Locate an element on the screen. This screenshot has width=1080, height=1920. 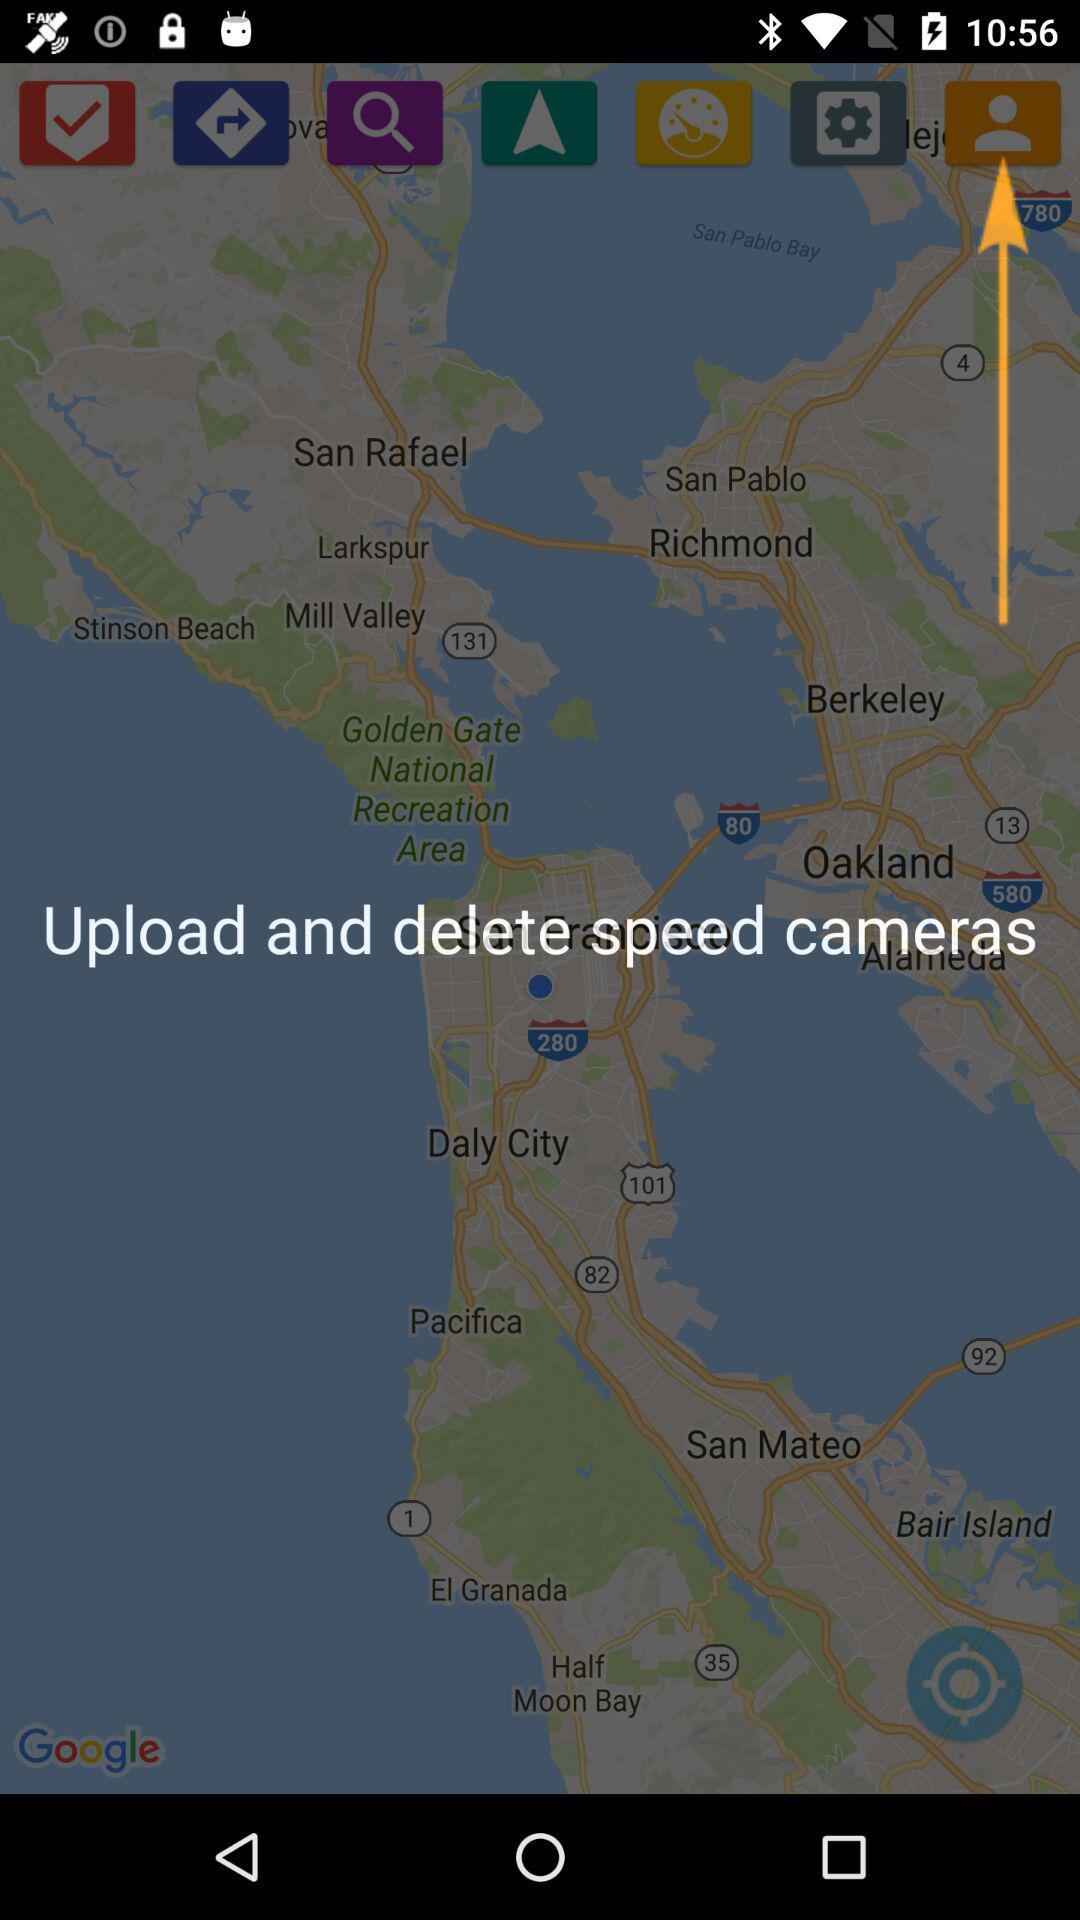
contacts option is located at coordinates (1002, 121).